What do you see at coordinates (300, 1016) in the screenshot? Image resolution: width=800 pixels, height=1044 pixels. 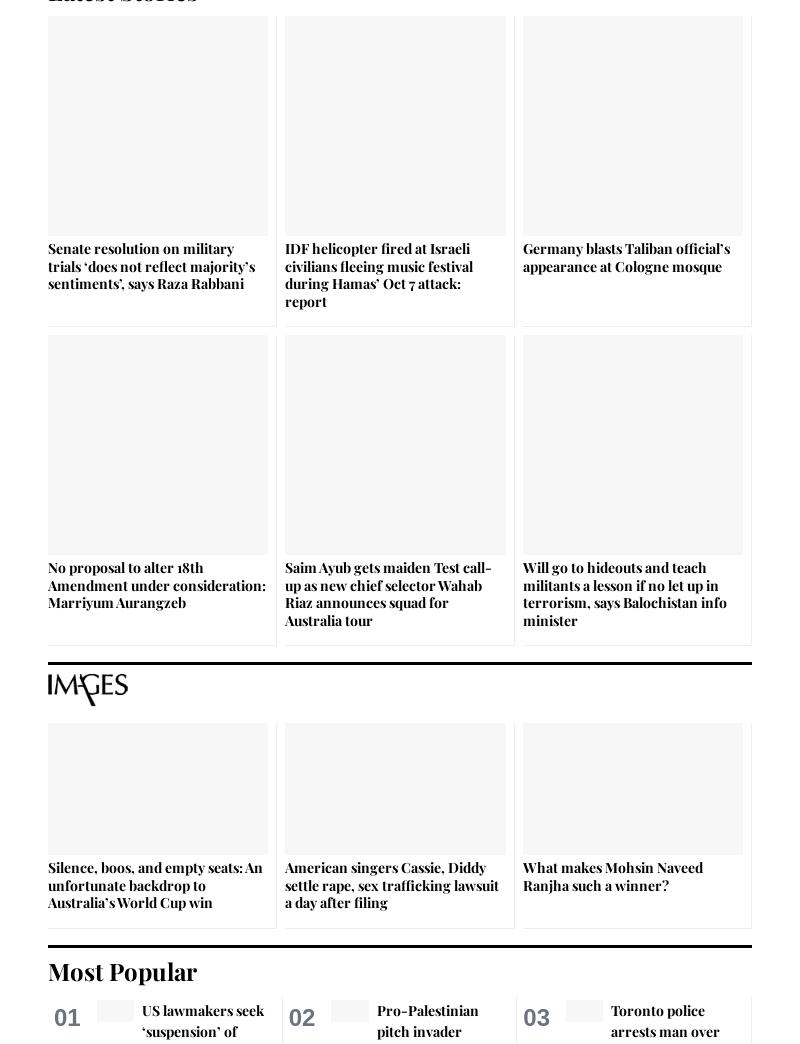 I see `'02'` at bounding box center [300, 1016].